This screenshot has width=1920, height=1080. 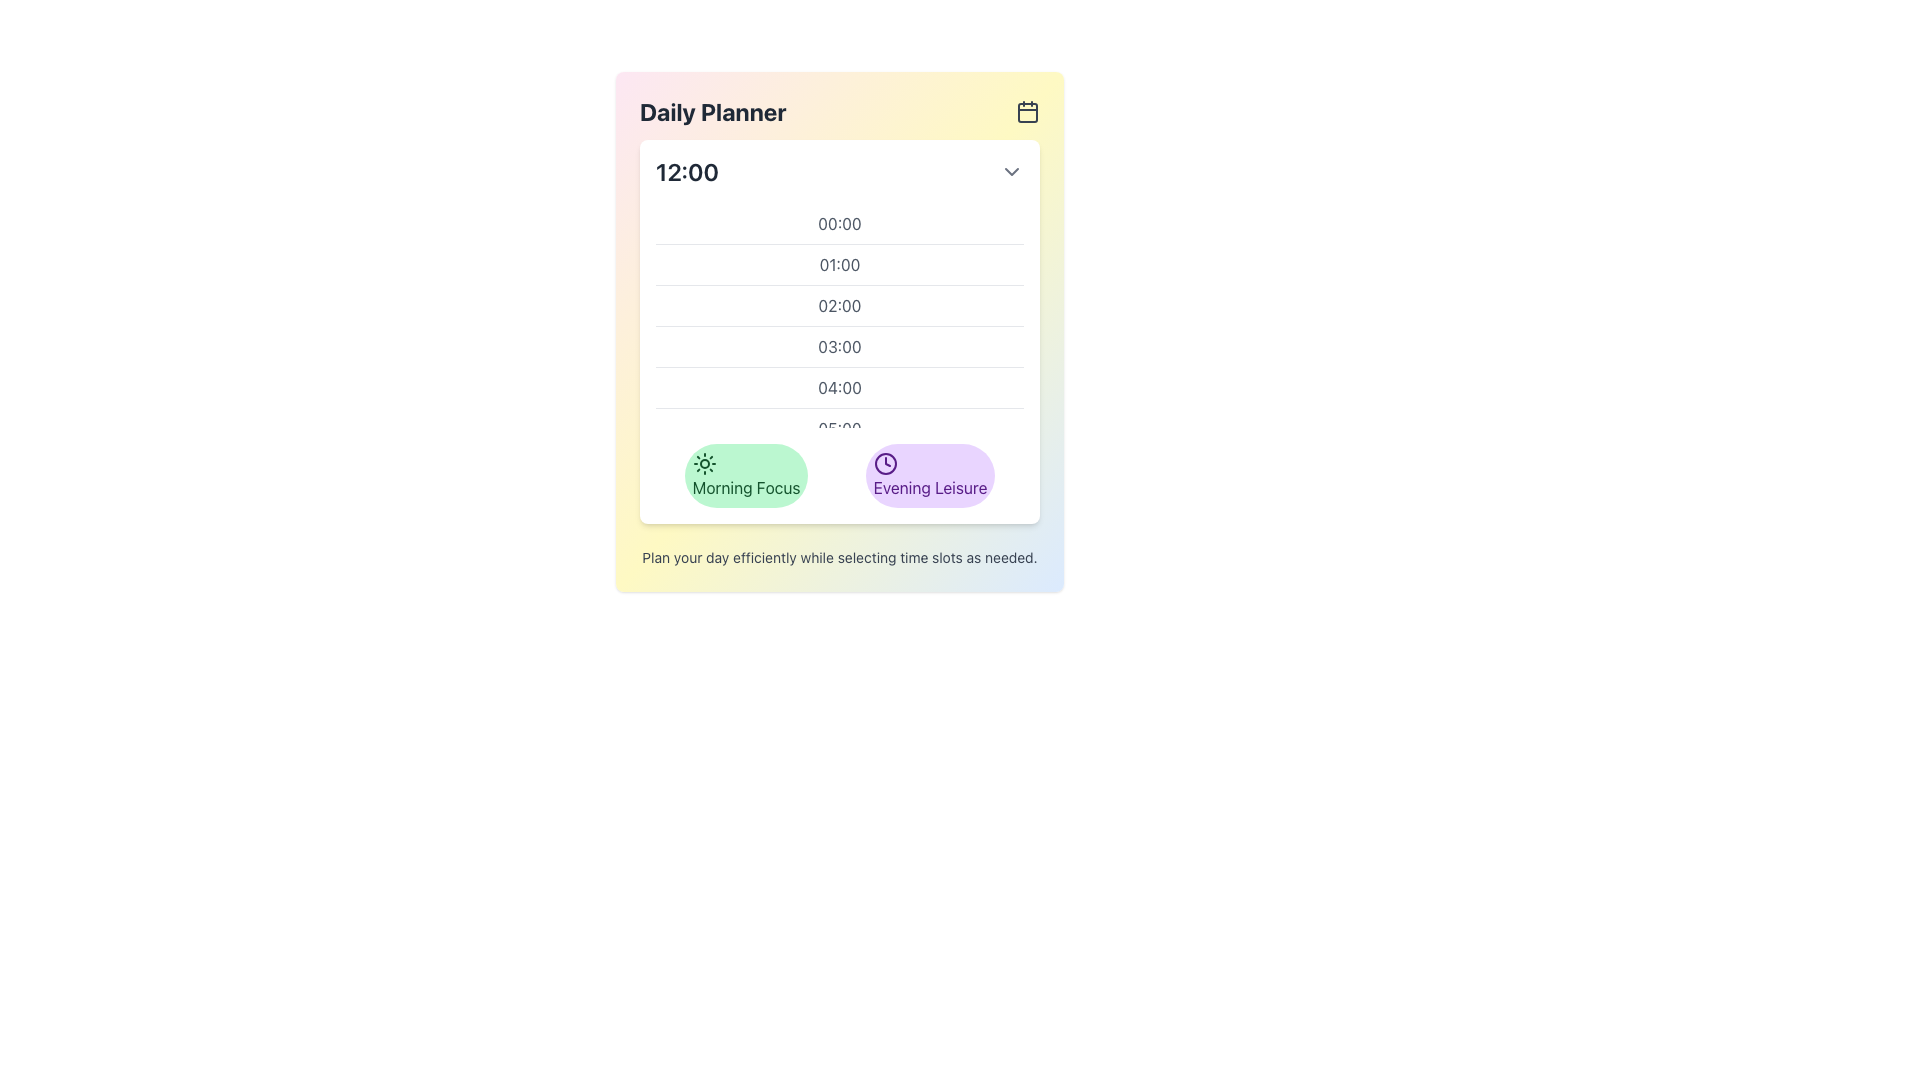 I want to click on the text label displaying the time '04:00' in the dropdown list of the 'Daily Planner' module, so click(x=840, y=387).